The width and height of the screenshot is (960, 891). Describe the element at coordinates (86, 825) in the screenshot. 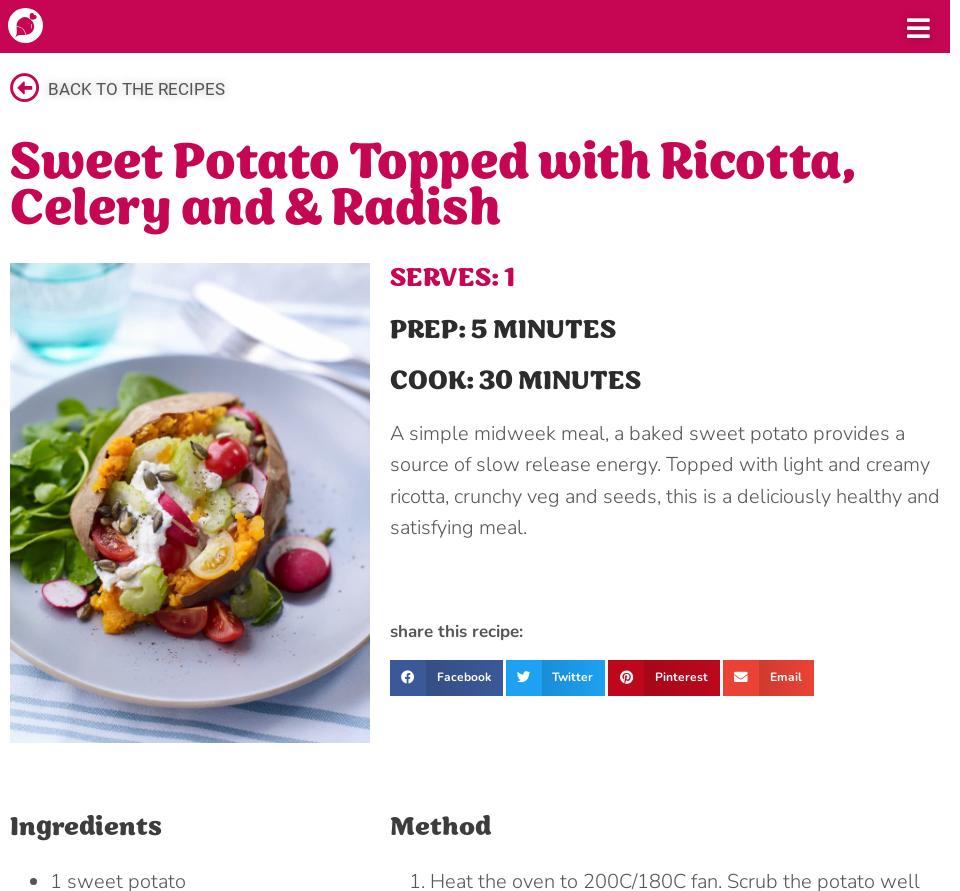

I see `'Ingredients'` at that location.